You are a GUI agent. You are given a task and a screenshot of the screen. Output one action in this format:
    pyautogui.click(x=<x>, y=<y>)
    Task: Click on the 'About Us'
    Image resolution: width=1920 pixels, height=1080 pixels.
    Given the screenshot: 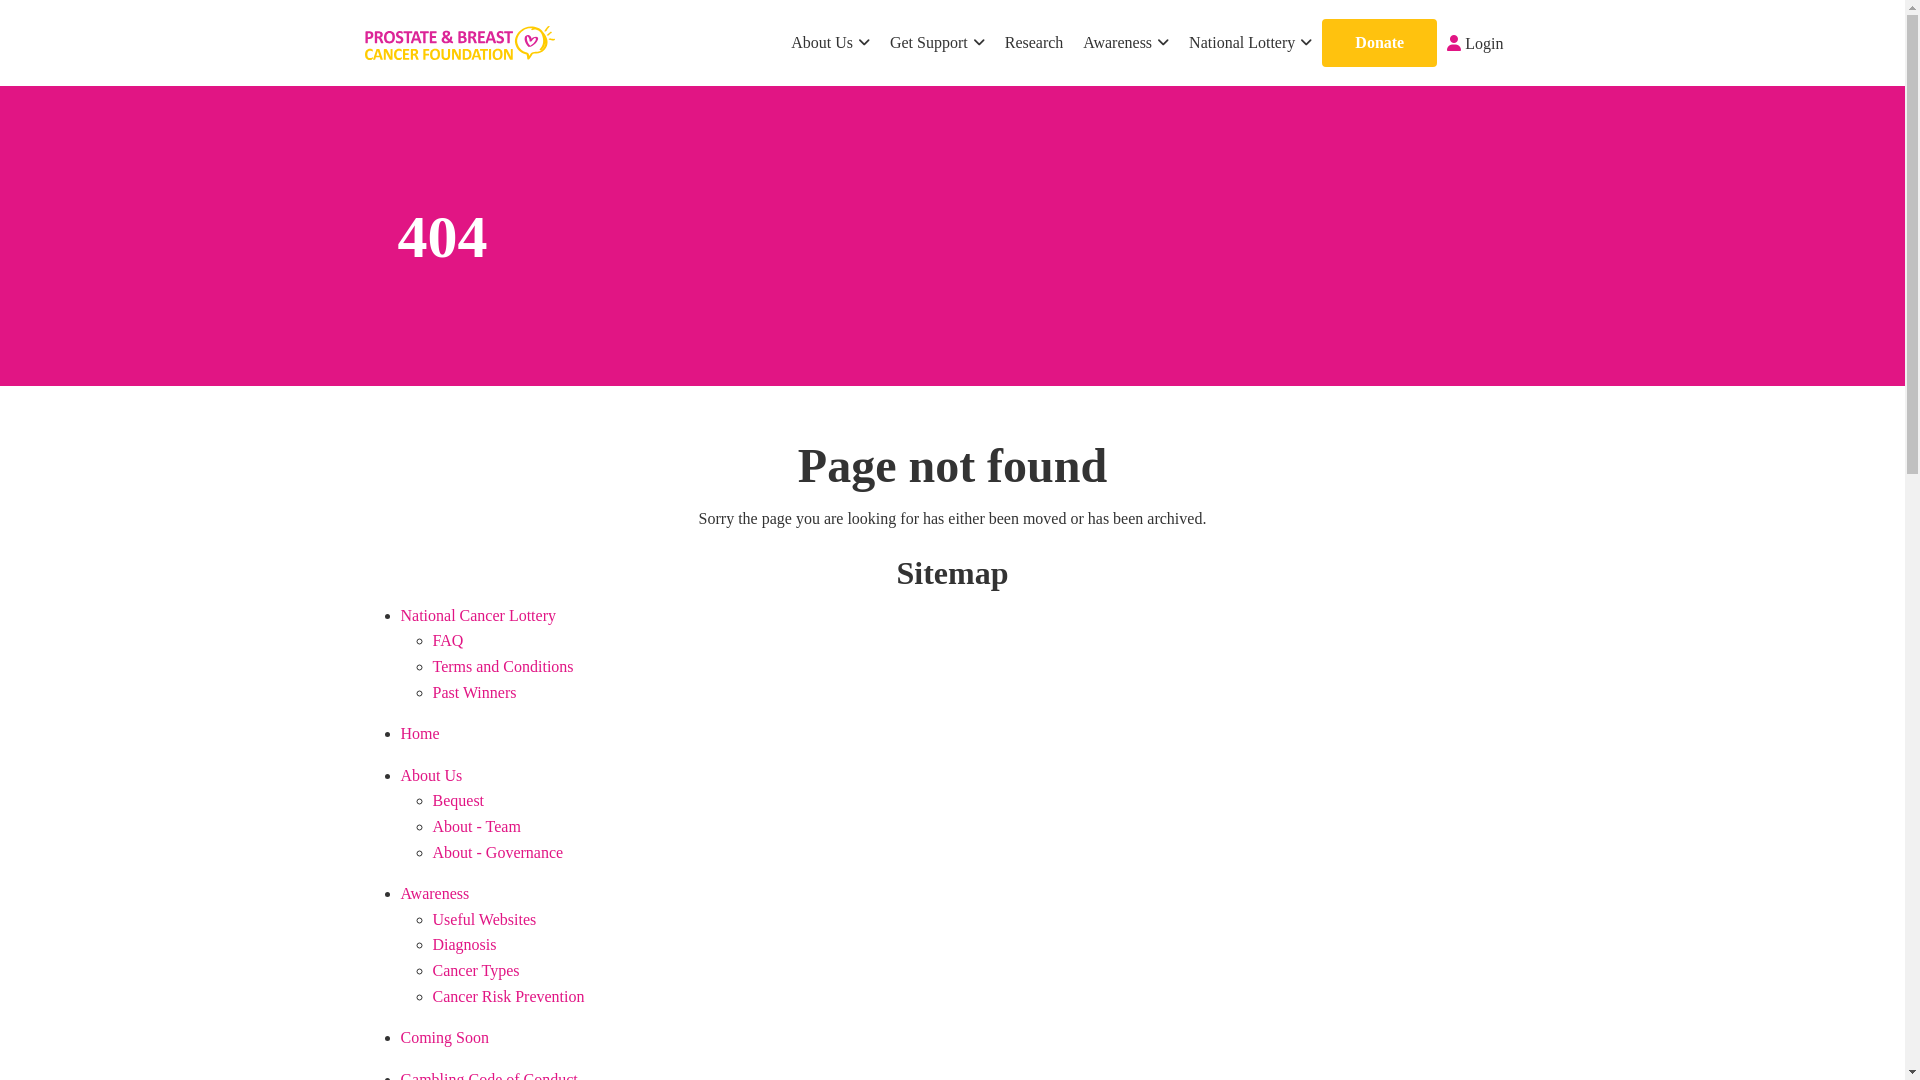 What is the action you would take?
    pyautogui.click(x=830, y=42)
    